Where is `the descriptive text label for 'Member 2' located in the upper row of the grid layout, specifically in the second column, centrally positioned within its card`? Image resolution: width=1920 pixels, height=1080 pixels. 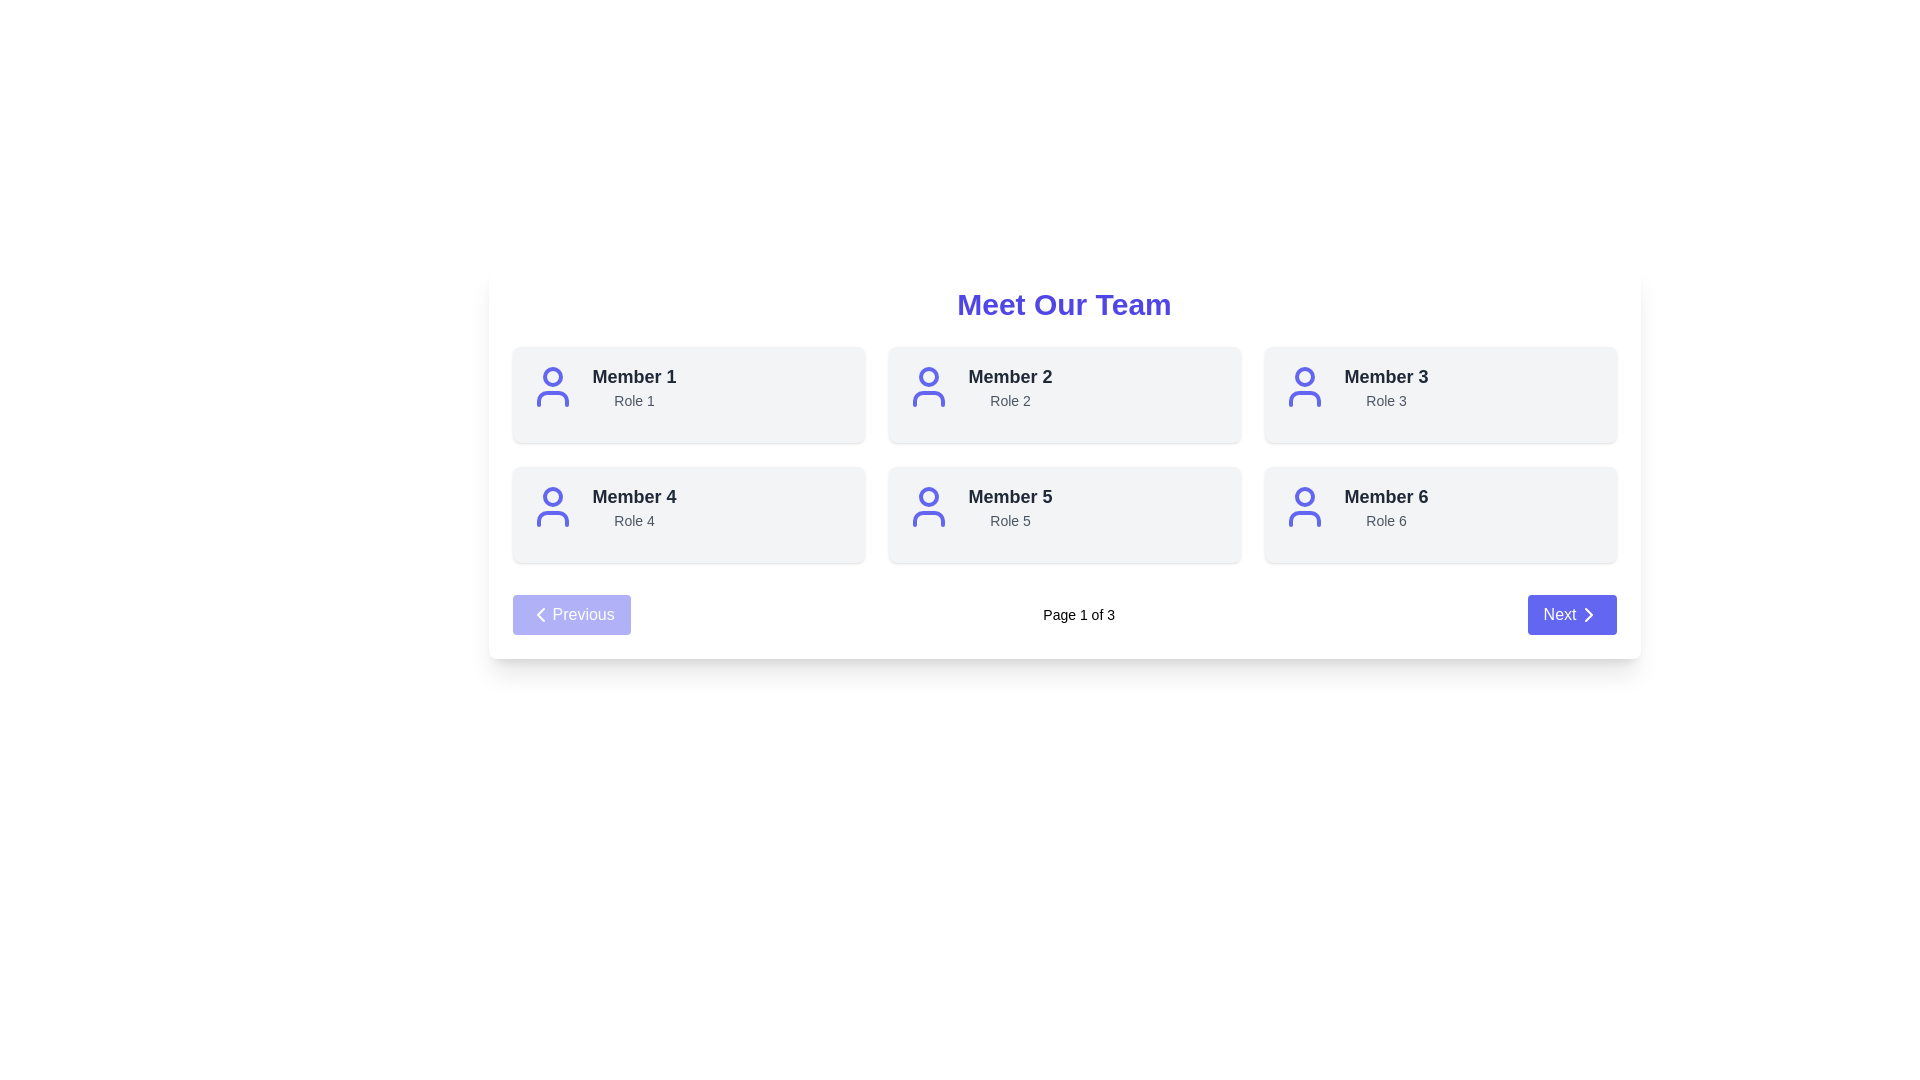 the descriptive text label for 'Member 2' located in the upper row of the grid layout, specifically in the second column, centrally positioned within its card is located at coordinates (1010, 401).